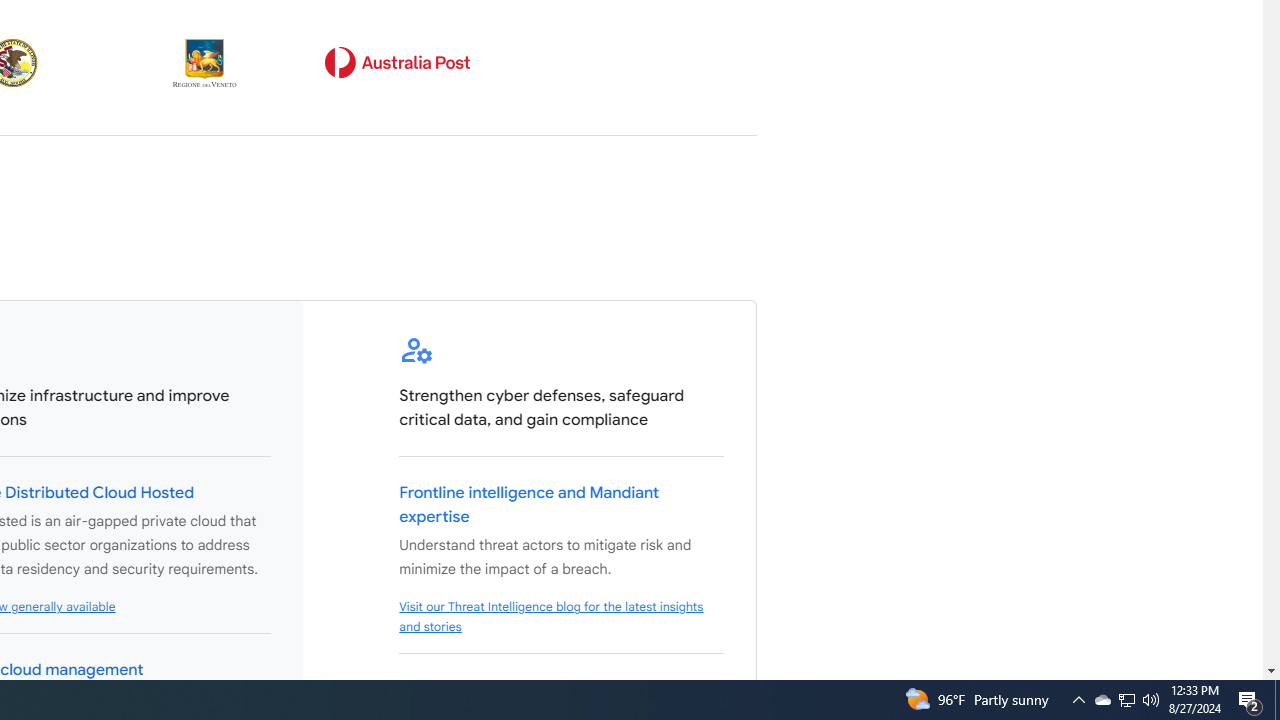 This screenshot has height=720, width=1280. I want to click on 'Regione Veneto', so click(205, 62).